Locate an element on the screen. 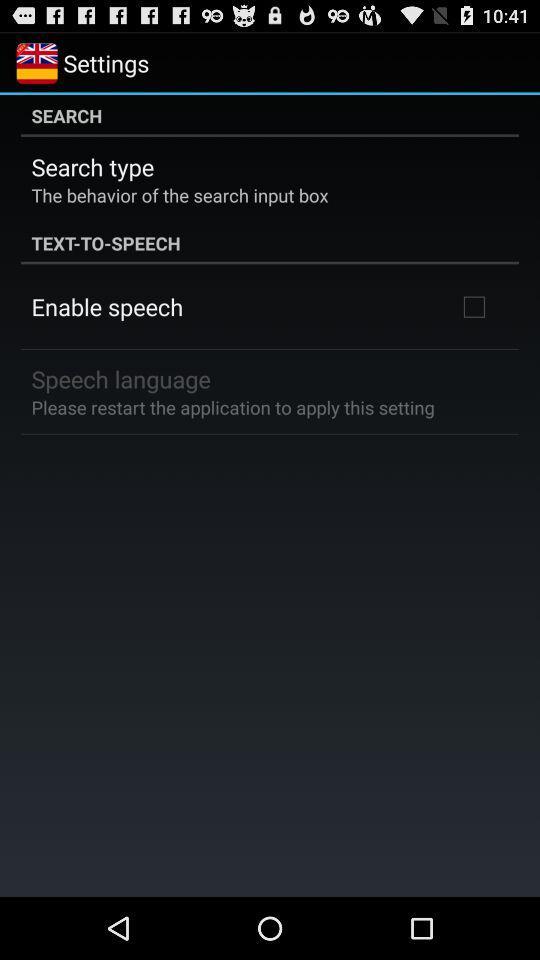  the item at the top right corner is located at coordinates (473, 306).